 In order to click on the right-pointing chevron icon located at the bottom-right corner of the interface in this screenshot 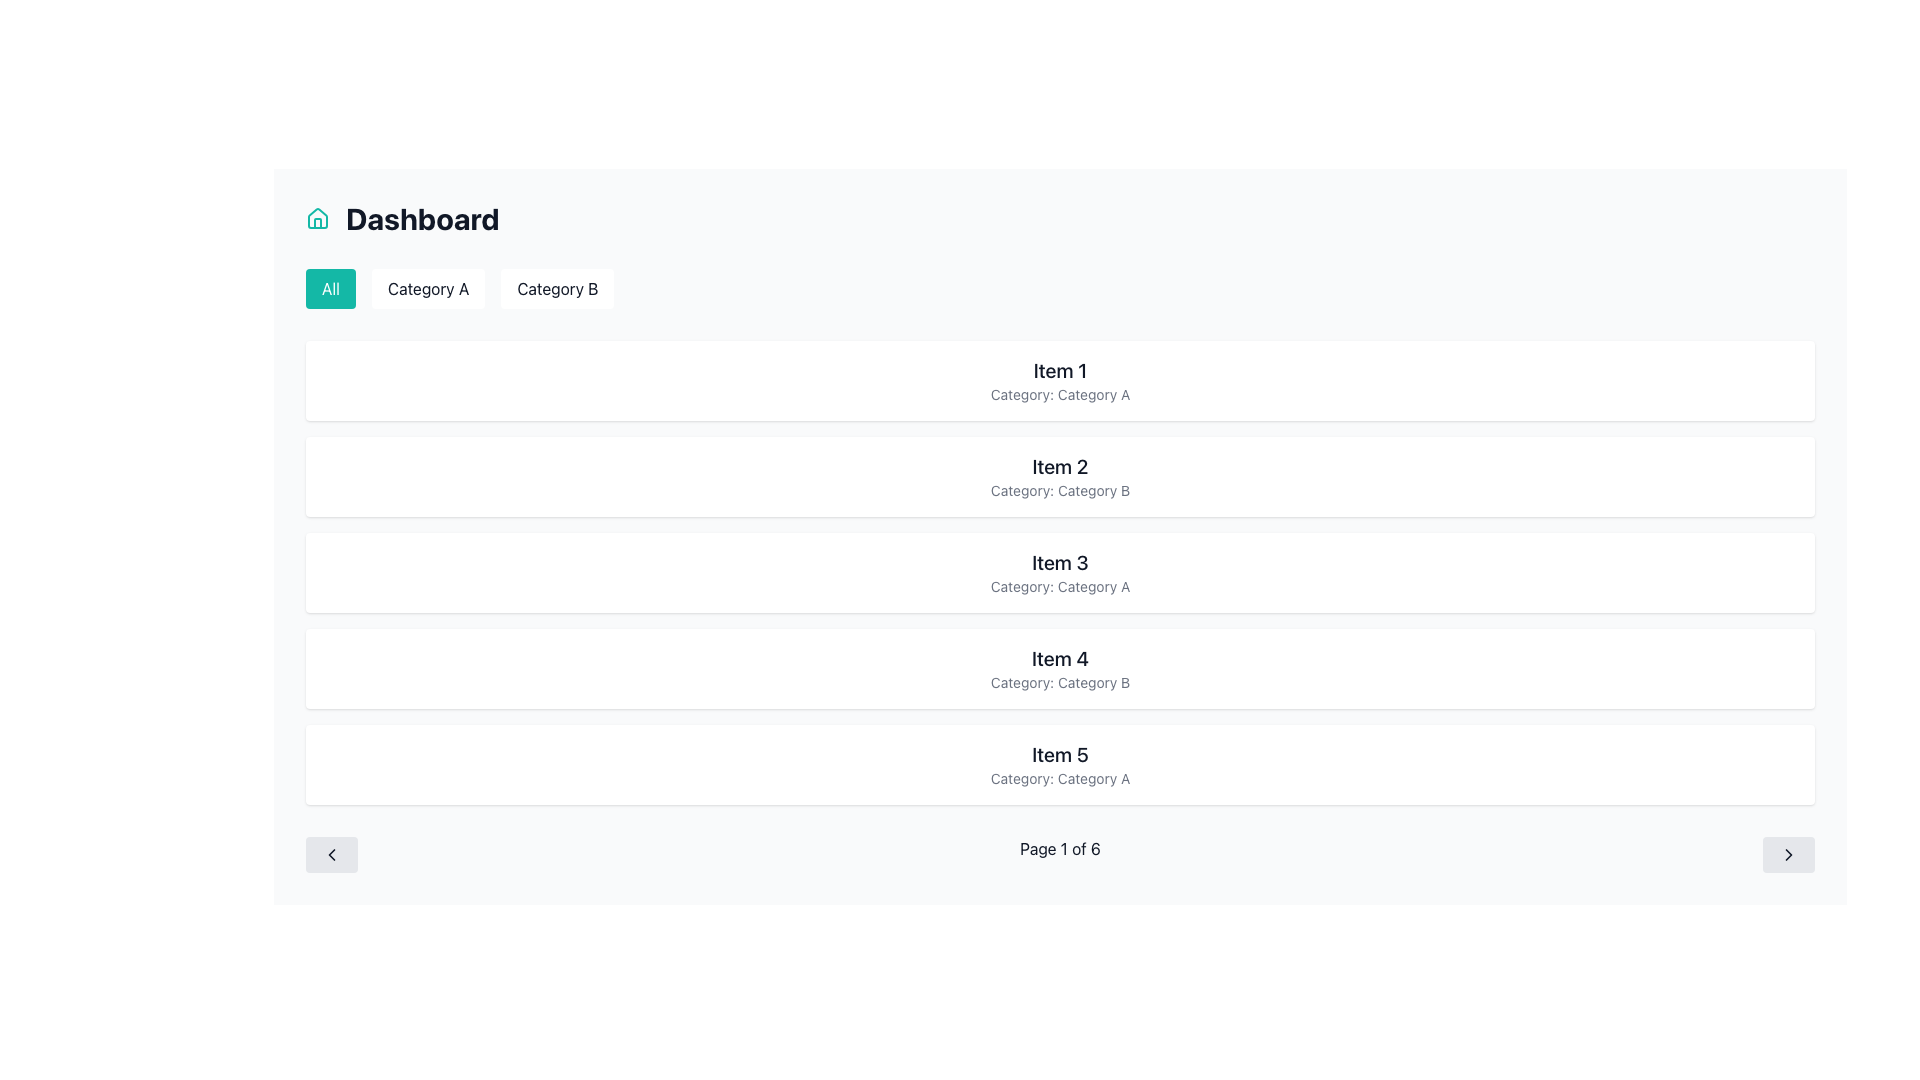, I will do `click(1789, 855)`.